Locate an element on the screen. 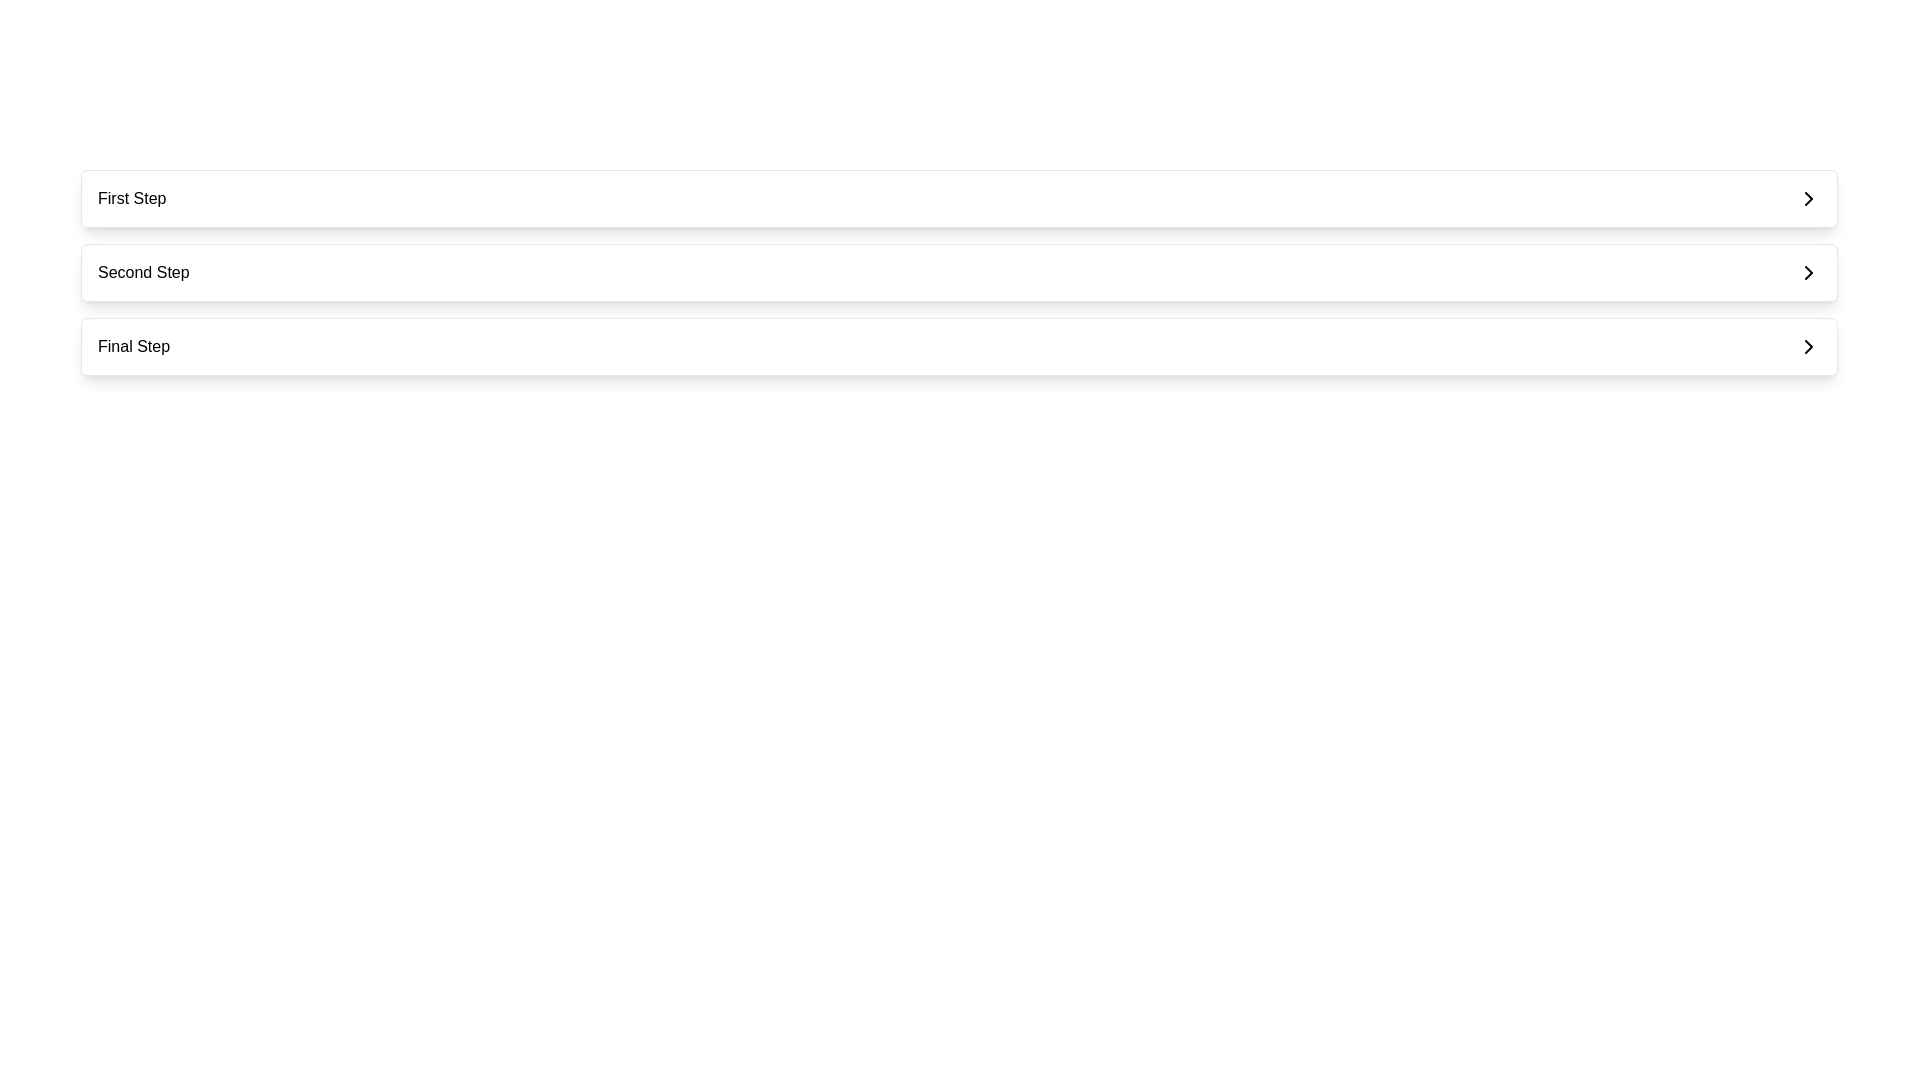 The width and height of the screenshot is (1920, 1080). the small right-facing chevron arrow icon located at the far right end of the 'First Step' option in the vertical list is located at coordinates (1809, 199).